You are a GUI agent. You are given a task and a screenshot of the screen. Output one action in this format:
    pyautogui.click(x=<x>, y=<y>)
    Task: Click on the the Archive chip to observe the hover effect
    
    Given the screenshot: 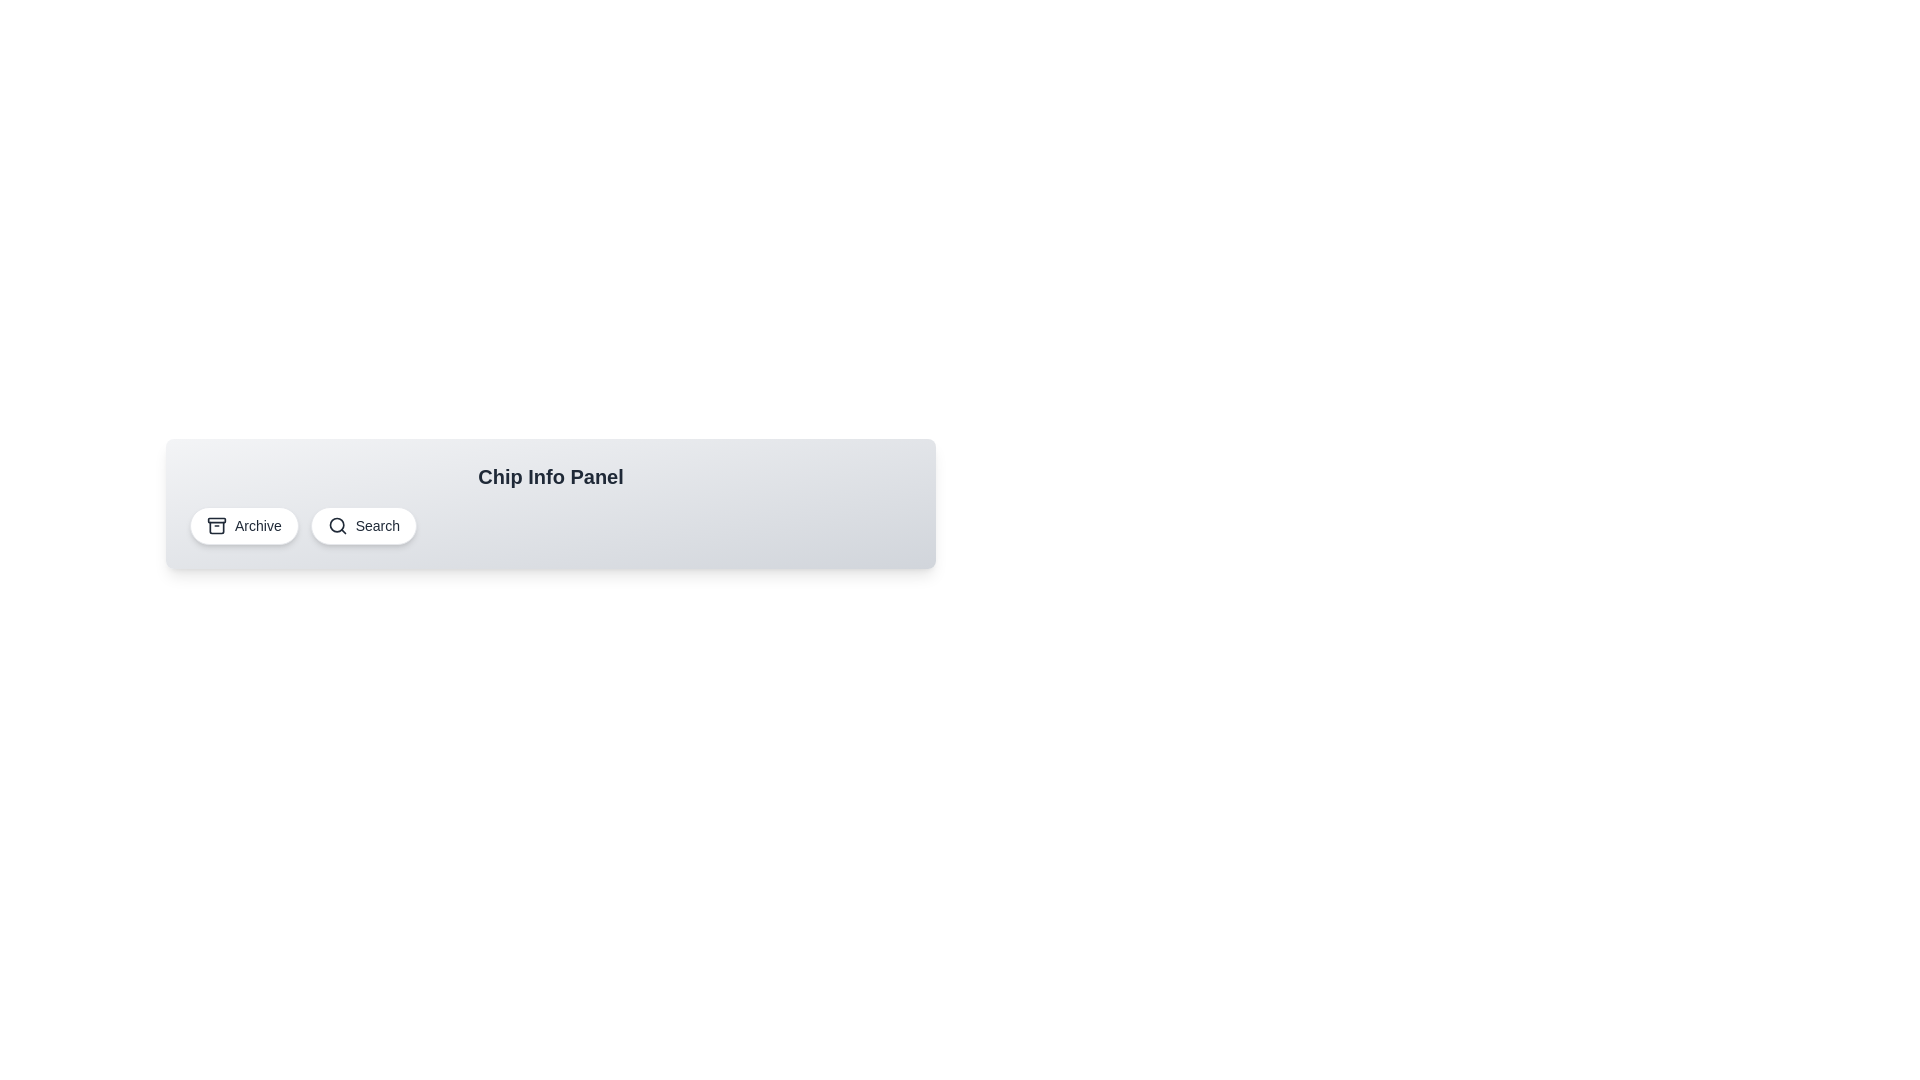 What is the action you would take?
    pyautogui.click(x=243, y=524)
    